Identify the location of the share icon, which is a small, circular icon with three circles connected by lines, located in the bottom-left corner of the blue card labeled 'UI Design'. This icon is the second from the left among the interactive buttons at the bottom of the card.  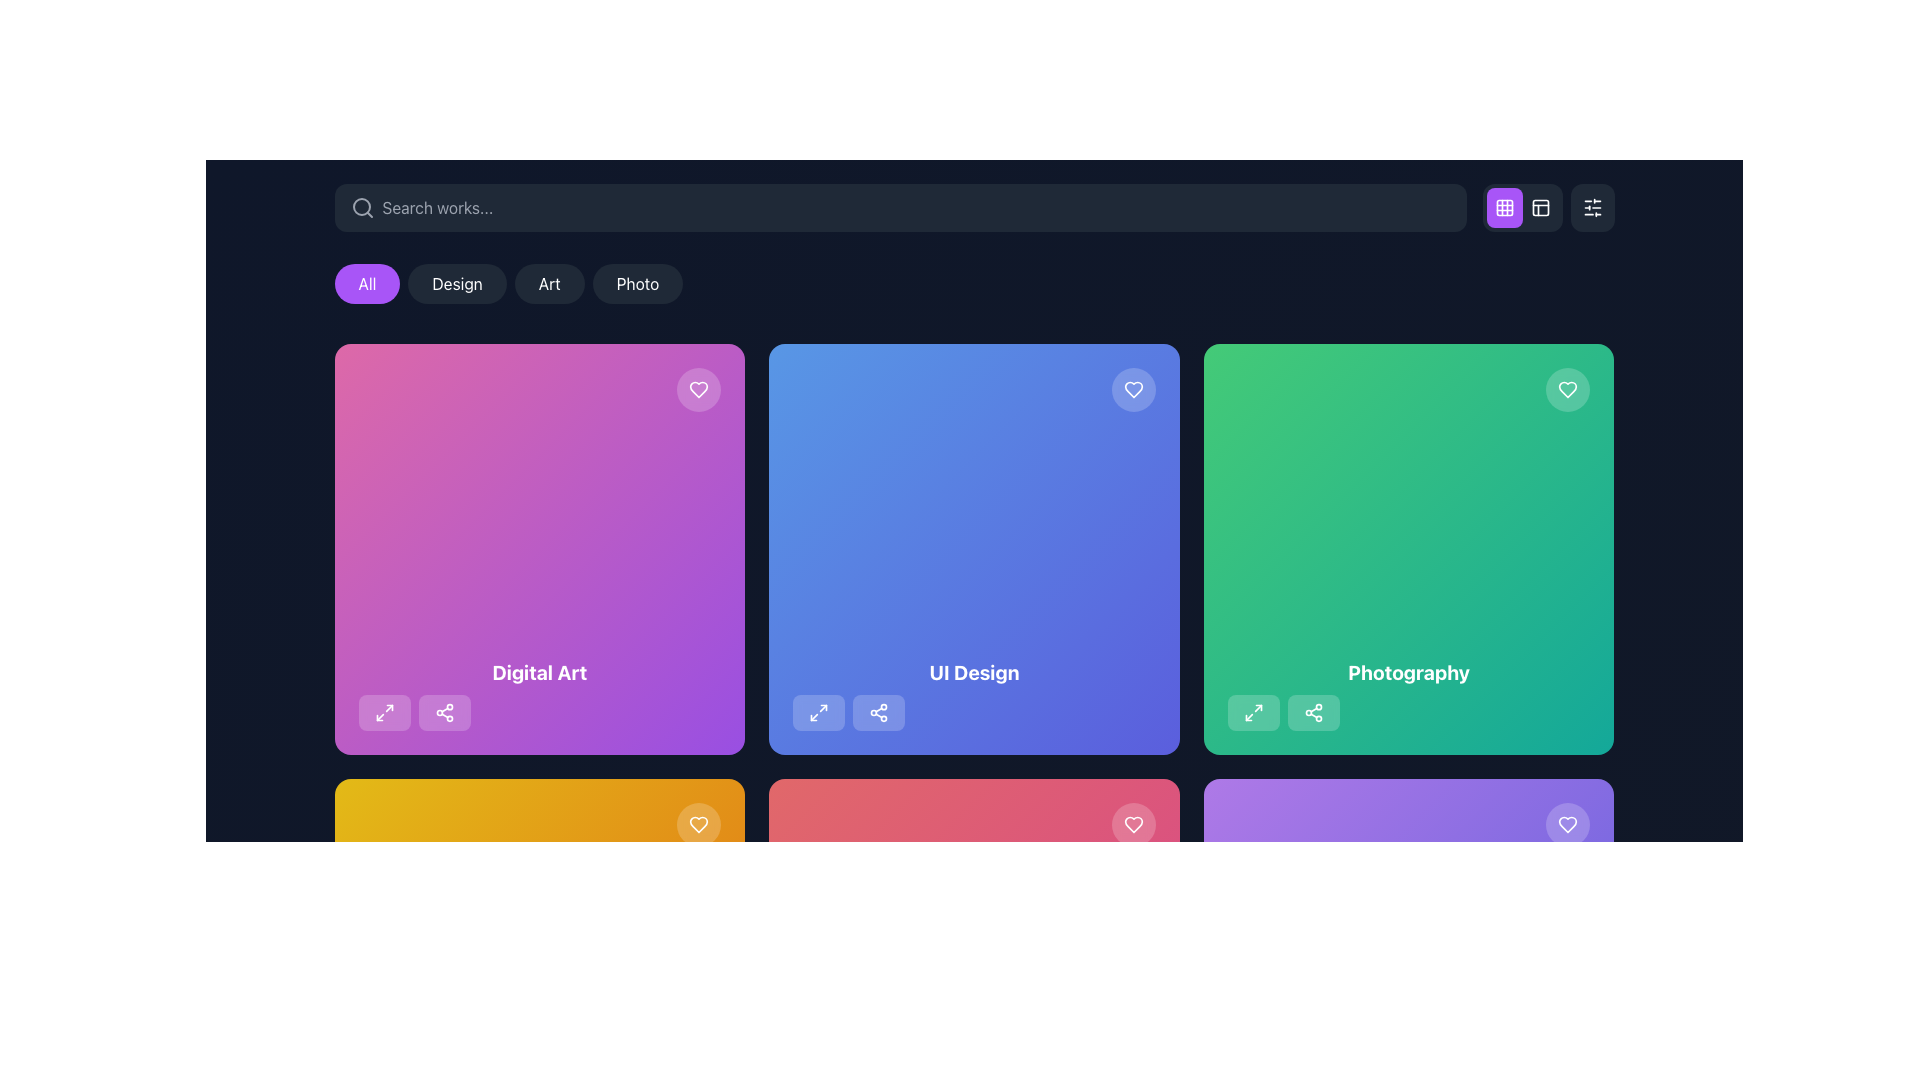
(879, 711).